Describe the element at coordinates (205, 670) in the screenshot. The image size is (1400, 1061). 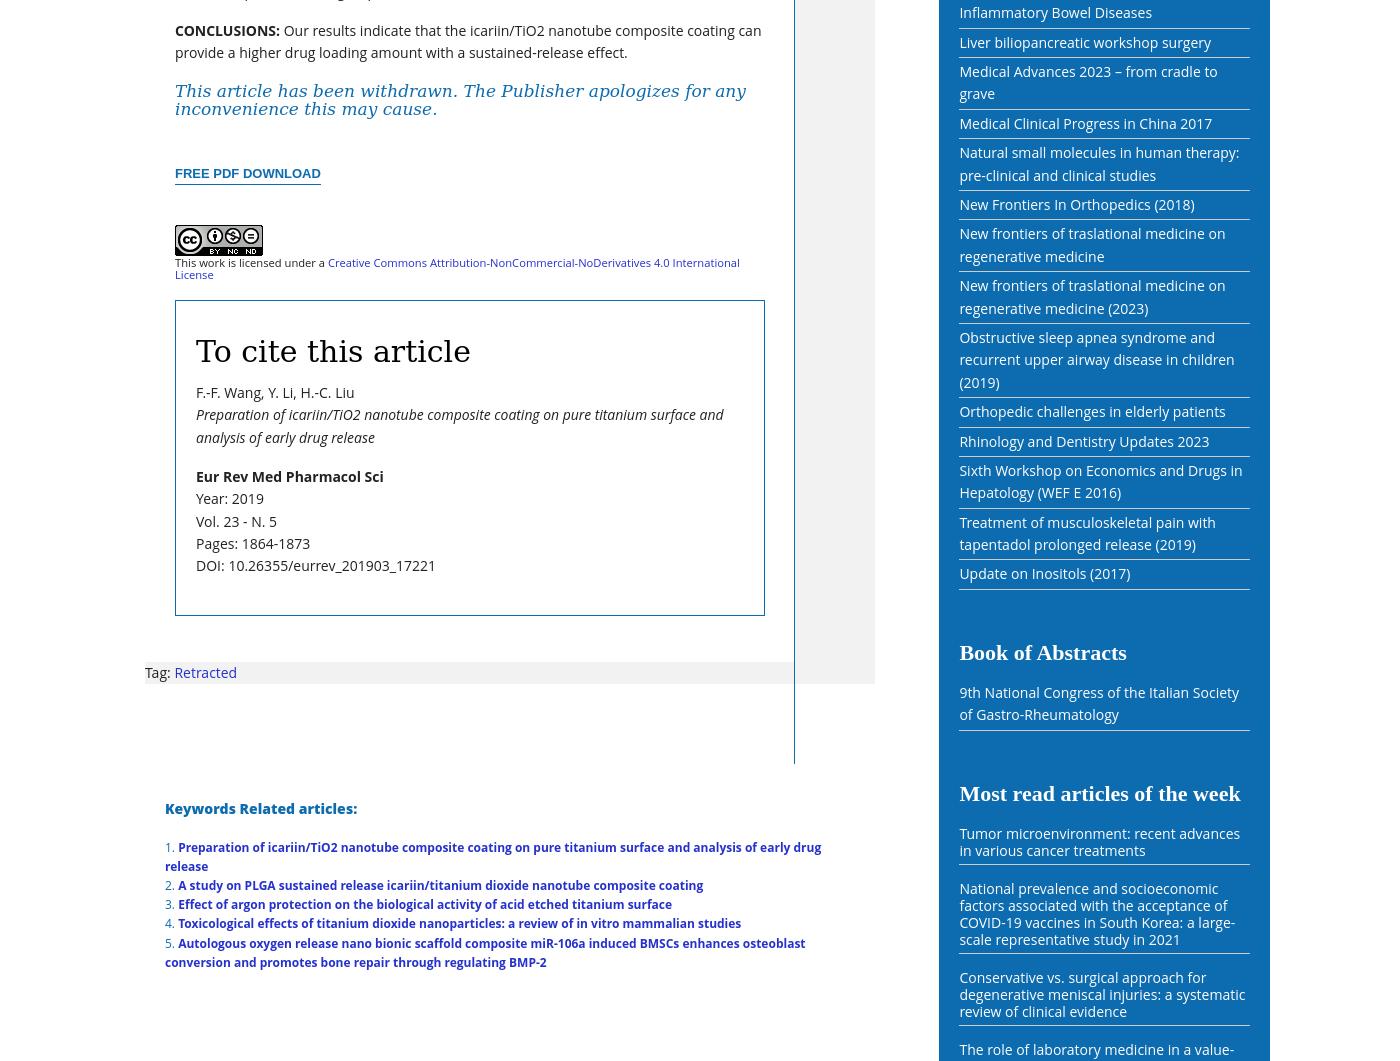
I see `'Retracted'` at that location.